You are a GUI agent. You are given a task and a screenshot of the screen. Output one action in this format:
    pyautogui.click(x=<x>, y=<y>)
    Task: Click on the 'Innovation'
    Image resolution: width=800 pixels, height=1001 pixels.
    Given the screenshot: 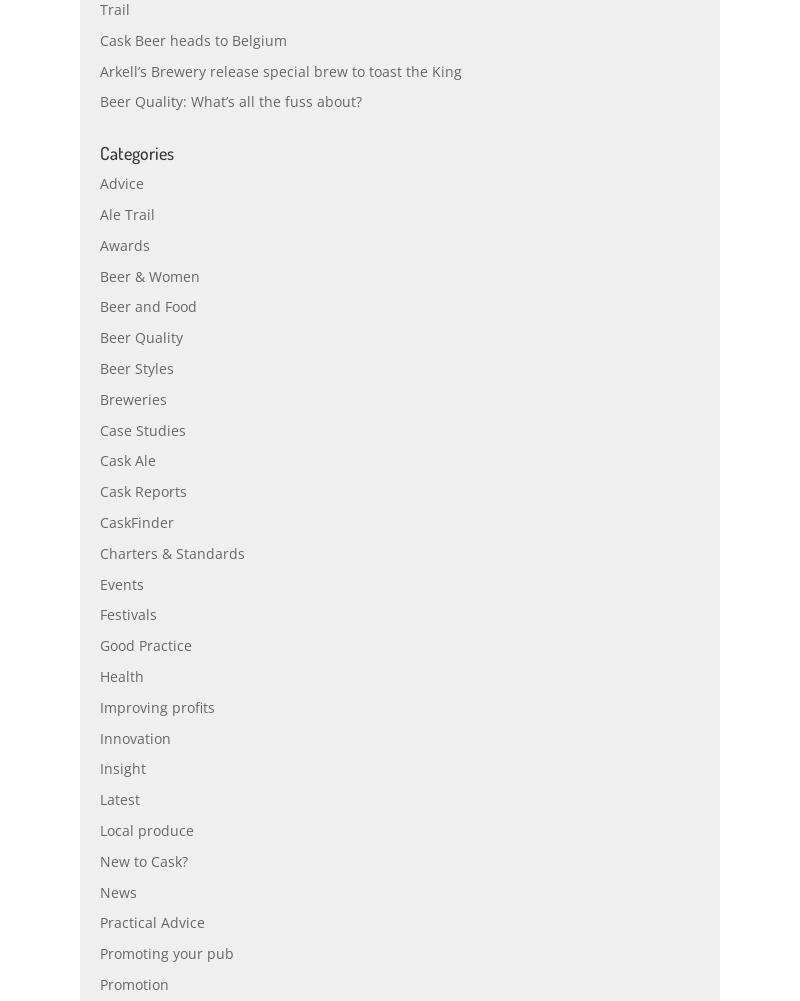 What is the action you would take?
    pyautogui.click(x=135, y=782)
    